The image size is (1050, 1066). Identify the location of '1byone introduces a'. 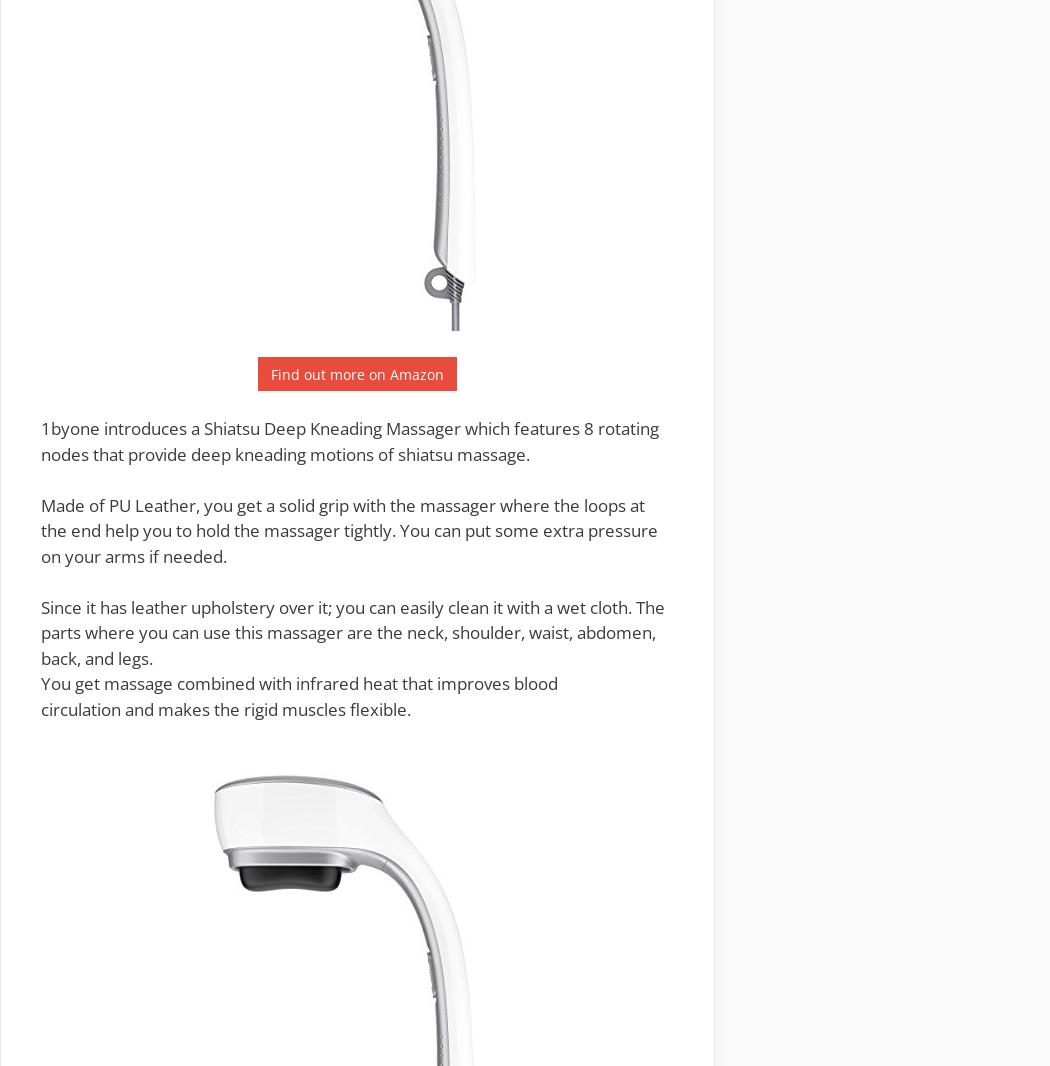
(121, 428).